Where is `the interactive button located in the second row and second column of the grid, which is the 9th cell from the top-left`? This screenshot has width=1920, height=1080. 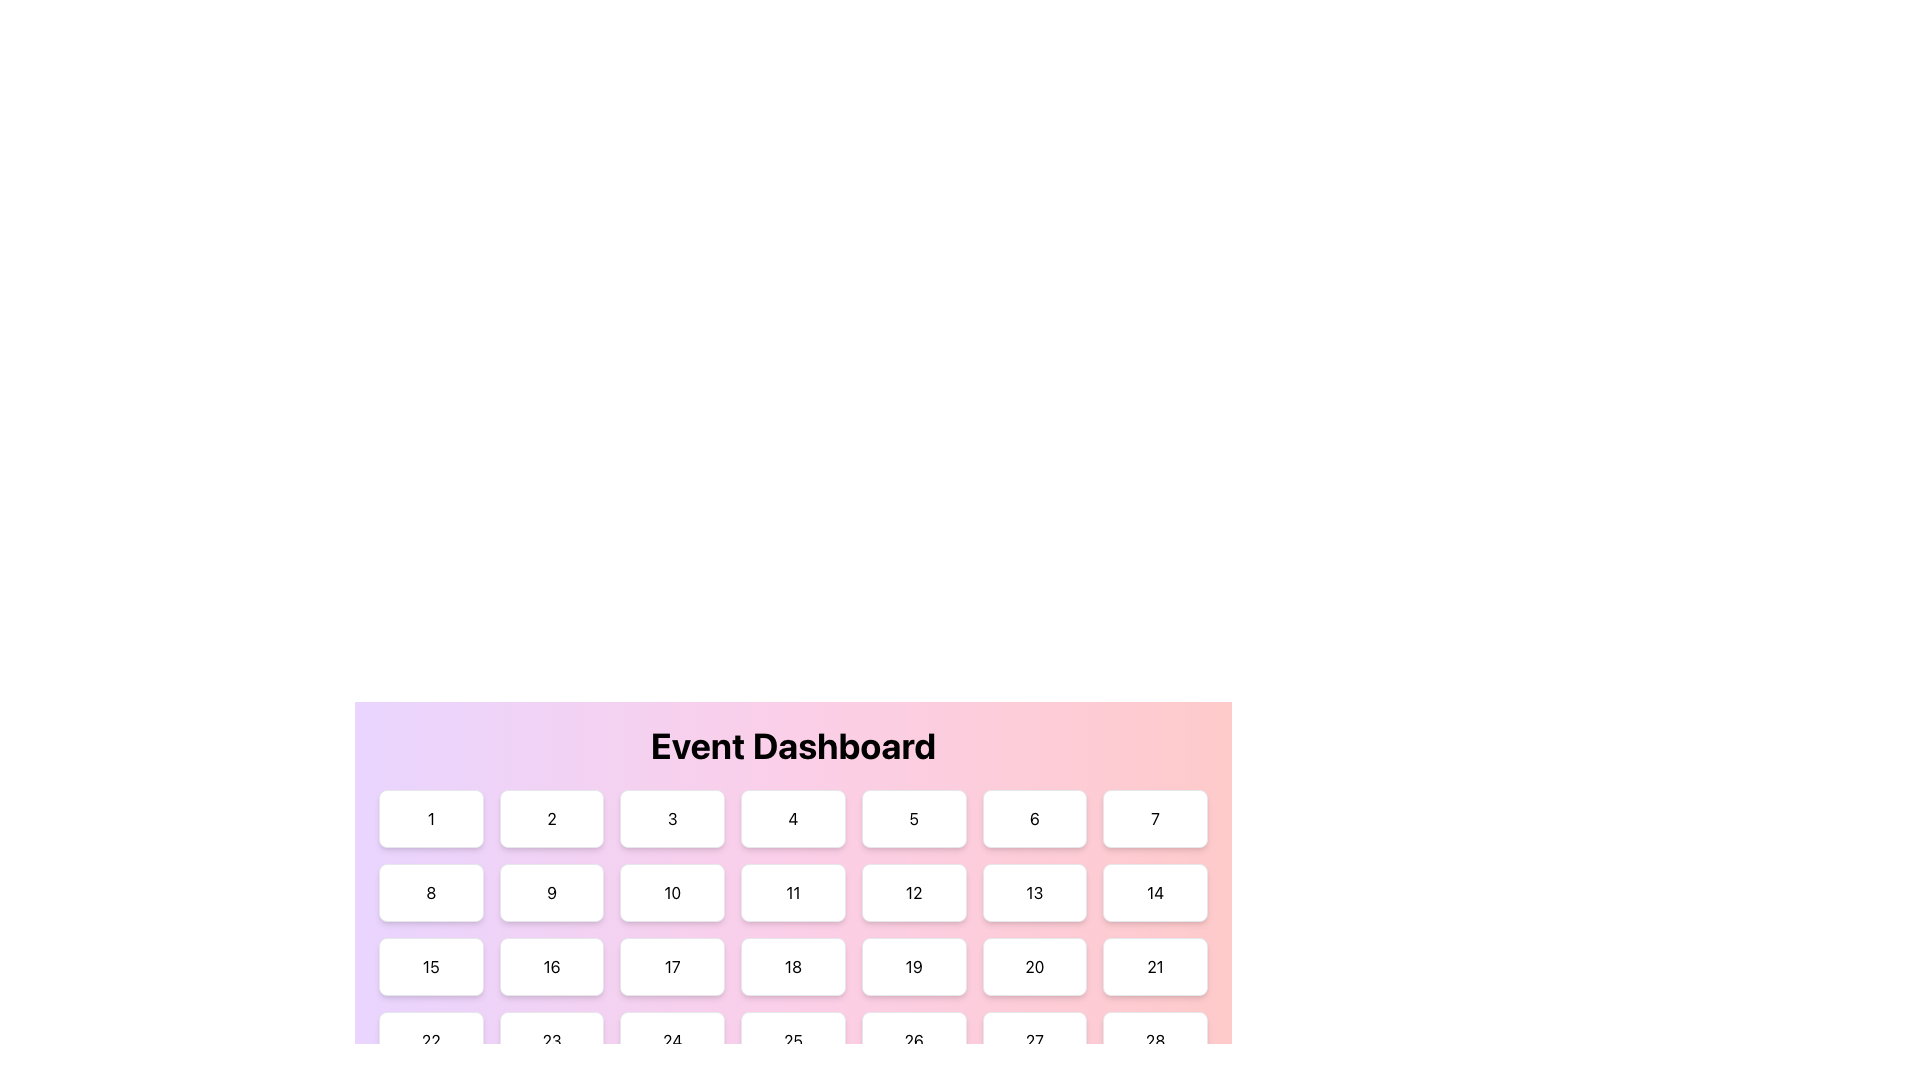 the interactive button located in the second row and second column of the grid, which is the 9th cell from the top-left is located at coordinates (552, 892).